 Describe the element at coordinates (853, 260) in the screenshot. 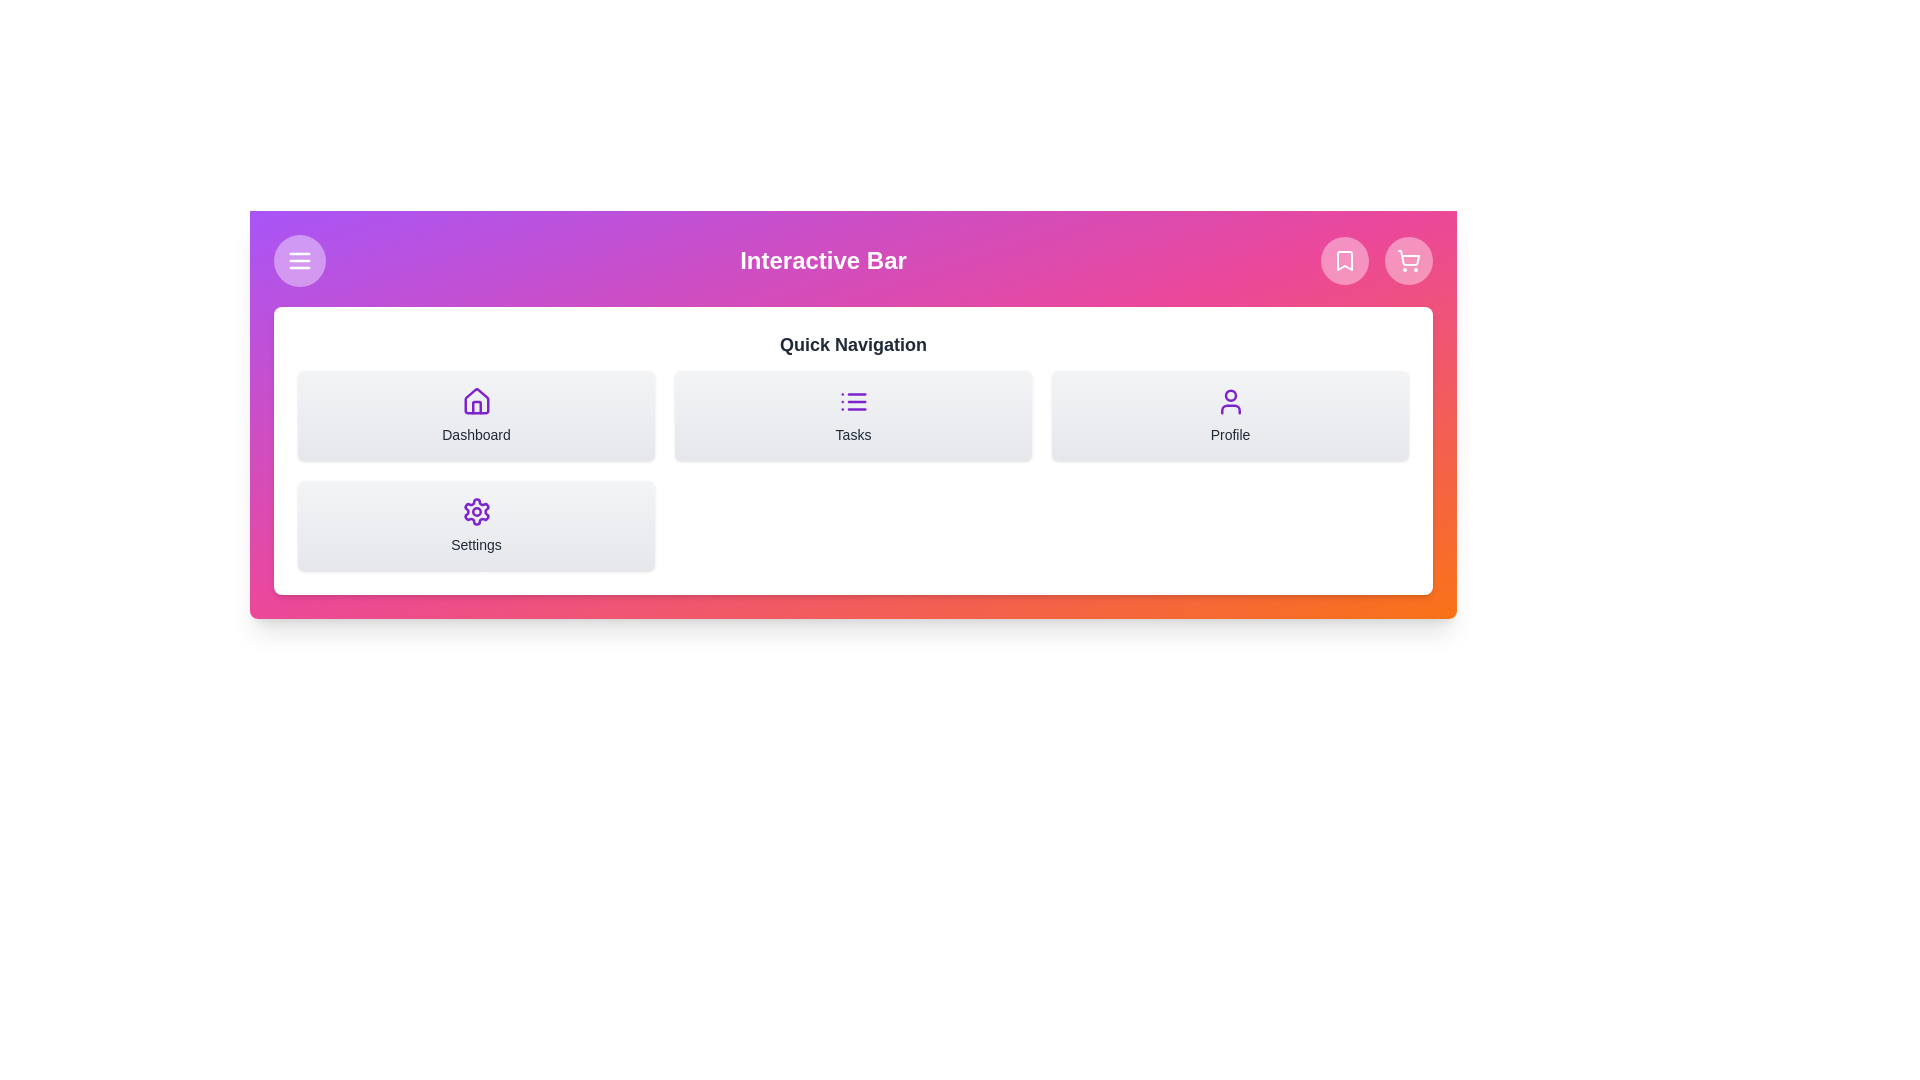

I see `the text 'Interactive Bar' to select it` at that location.